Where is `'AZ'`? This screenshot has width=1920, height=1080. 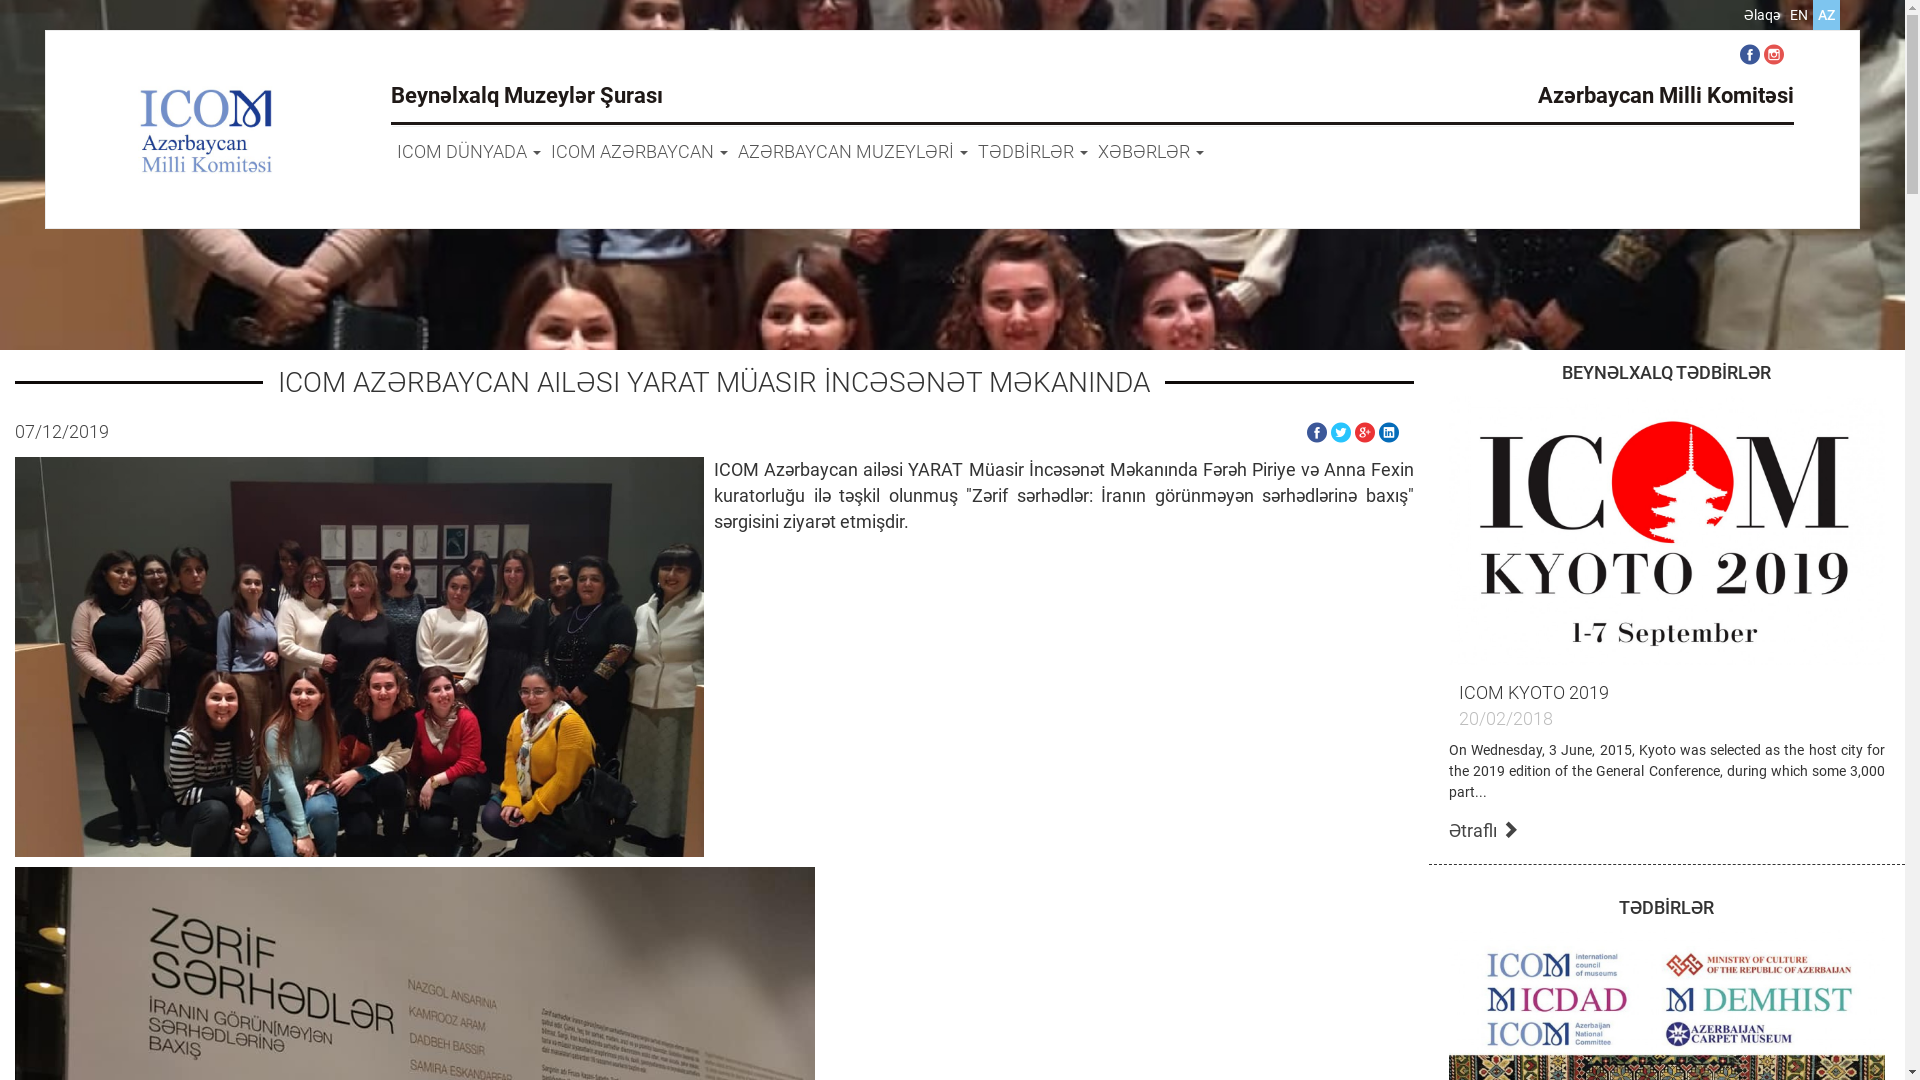 'AZ' is located at coordinates (1818, 15).